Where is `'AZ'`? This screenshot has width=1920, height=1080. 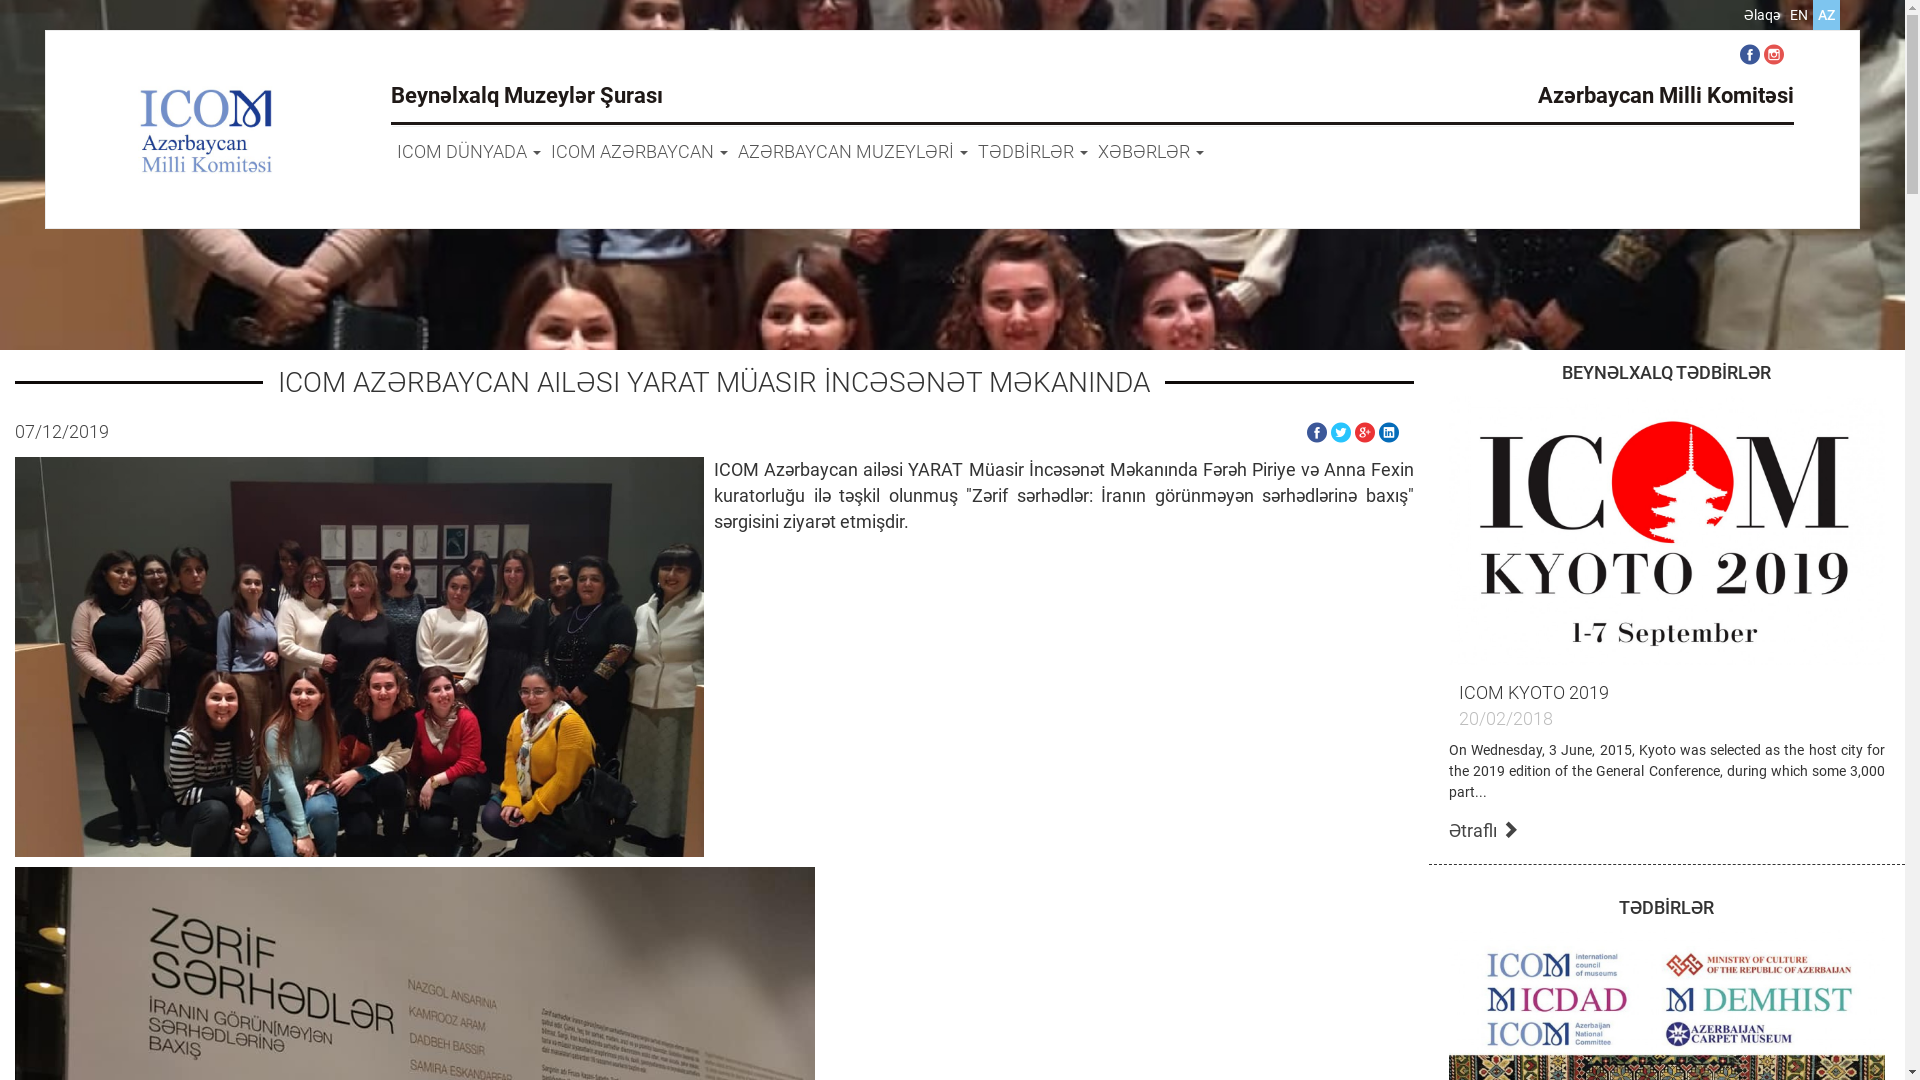 'AZ' is located at coordinates (1818, 15).